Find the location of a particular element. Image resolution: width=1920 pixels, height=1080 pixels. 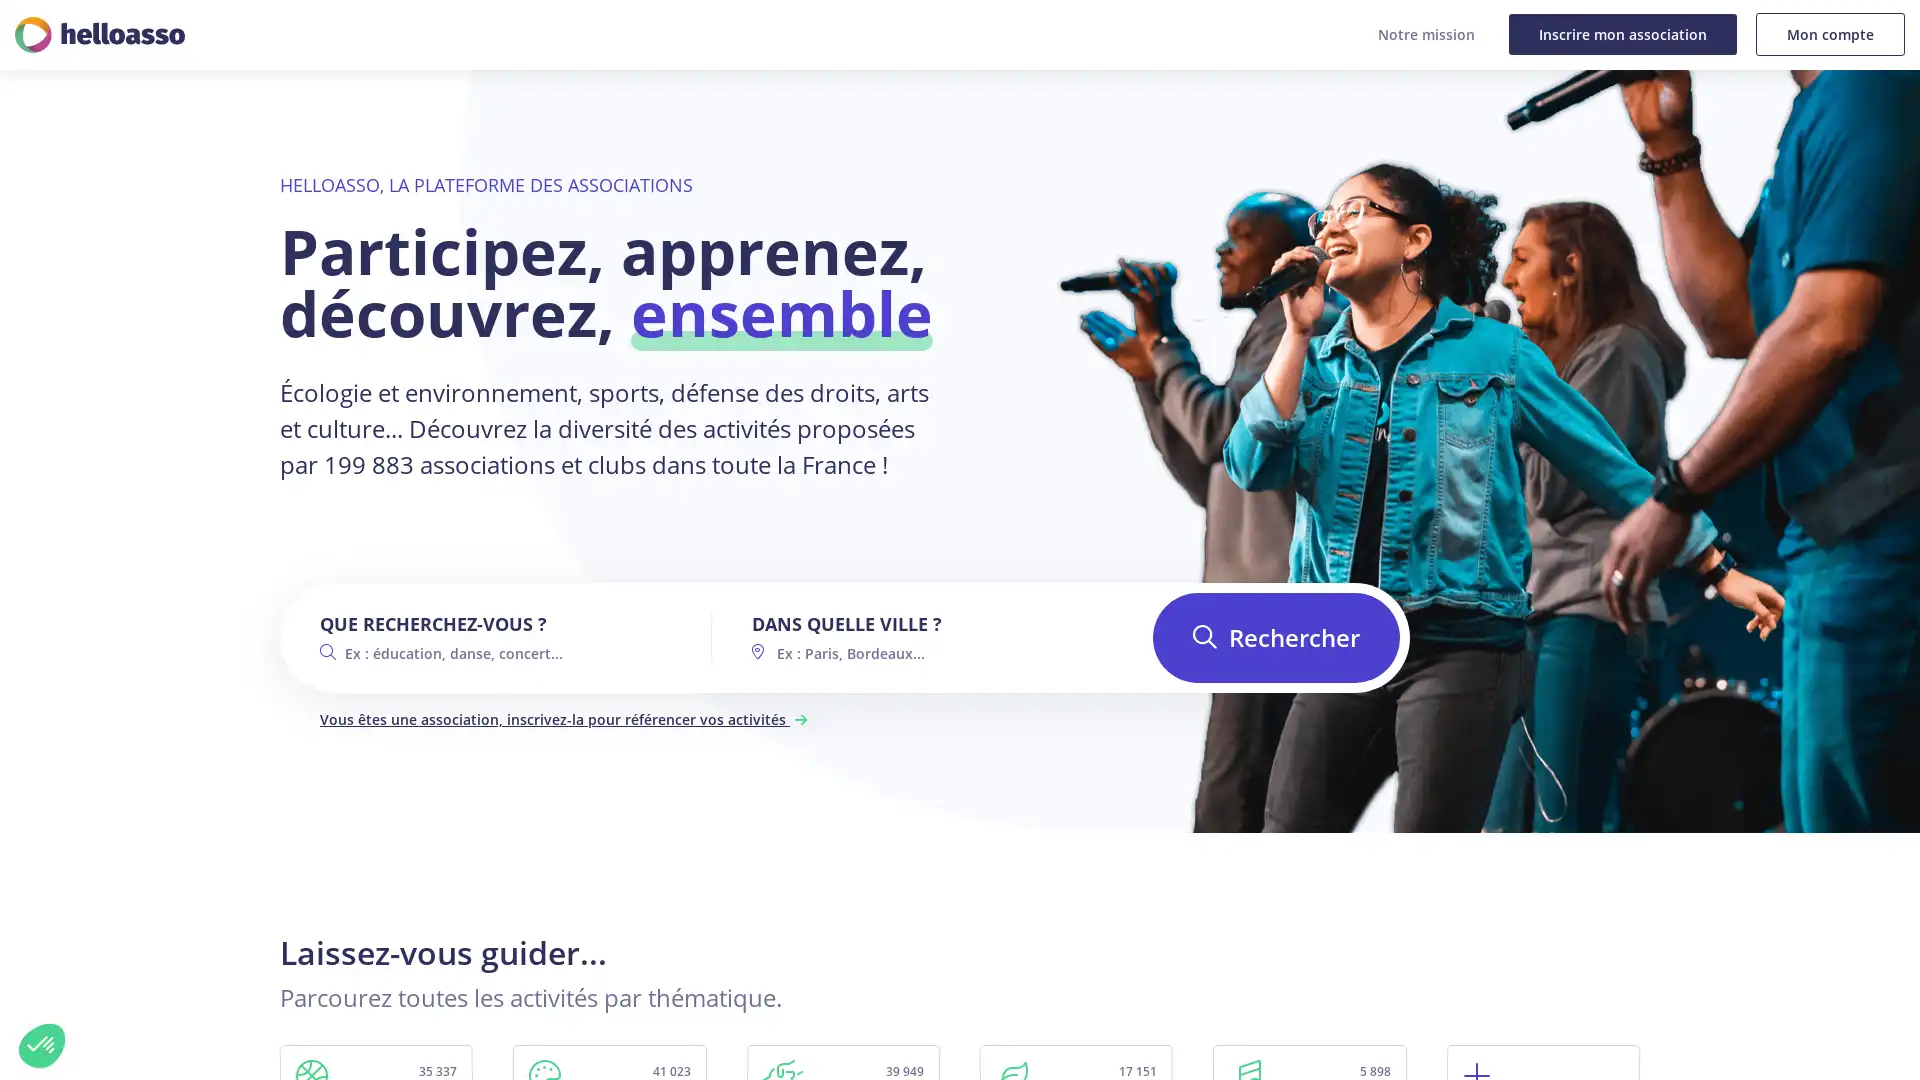

Non merci is located at coordinates (42, 1044).